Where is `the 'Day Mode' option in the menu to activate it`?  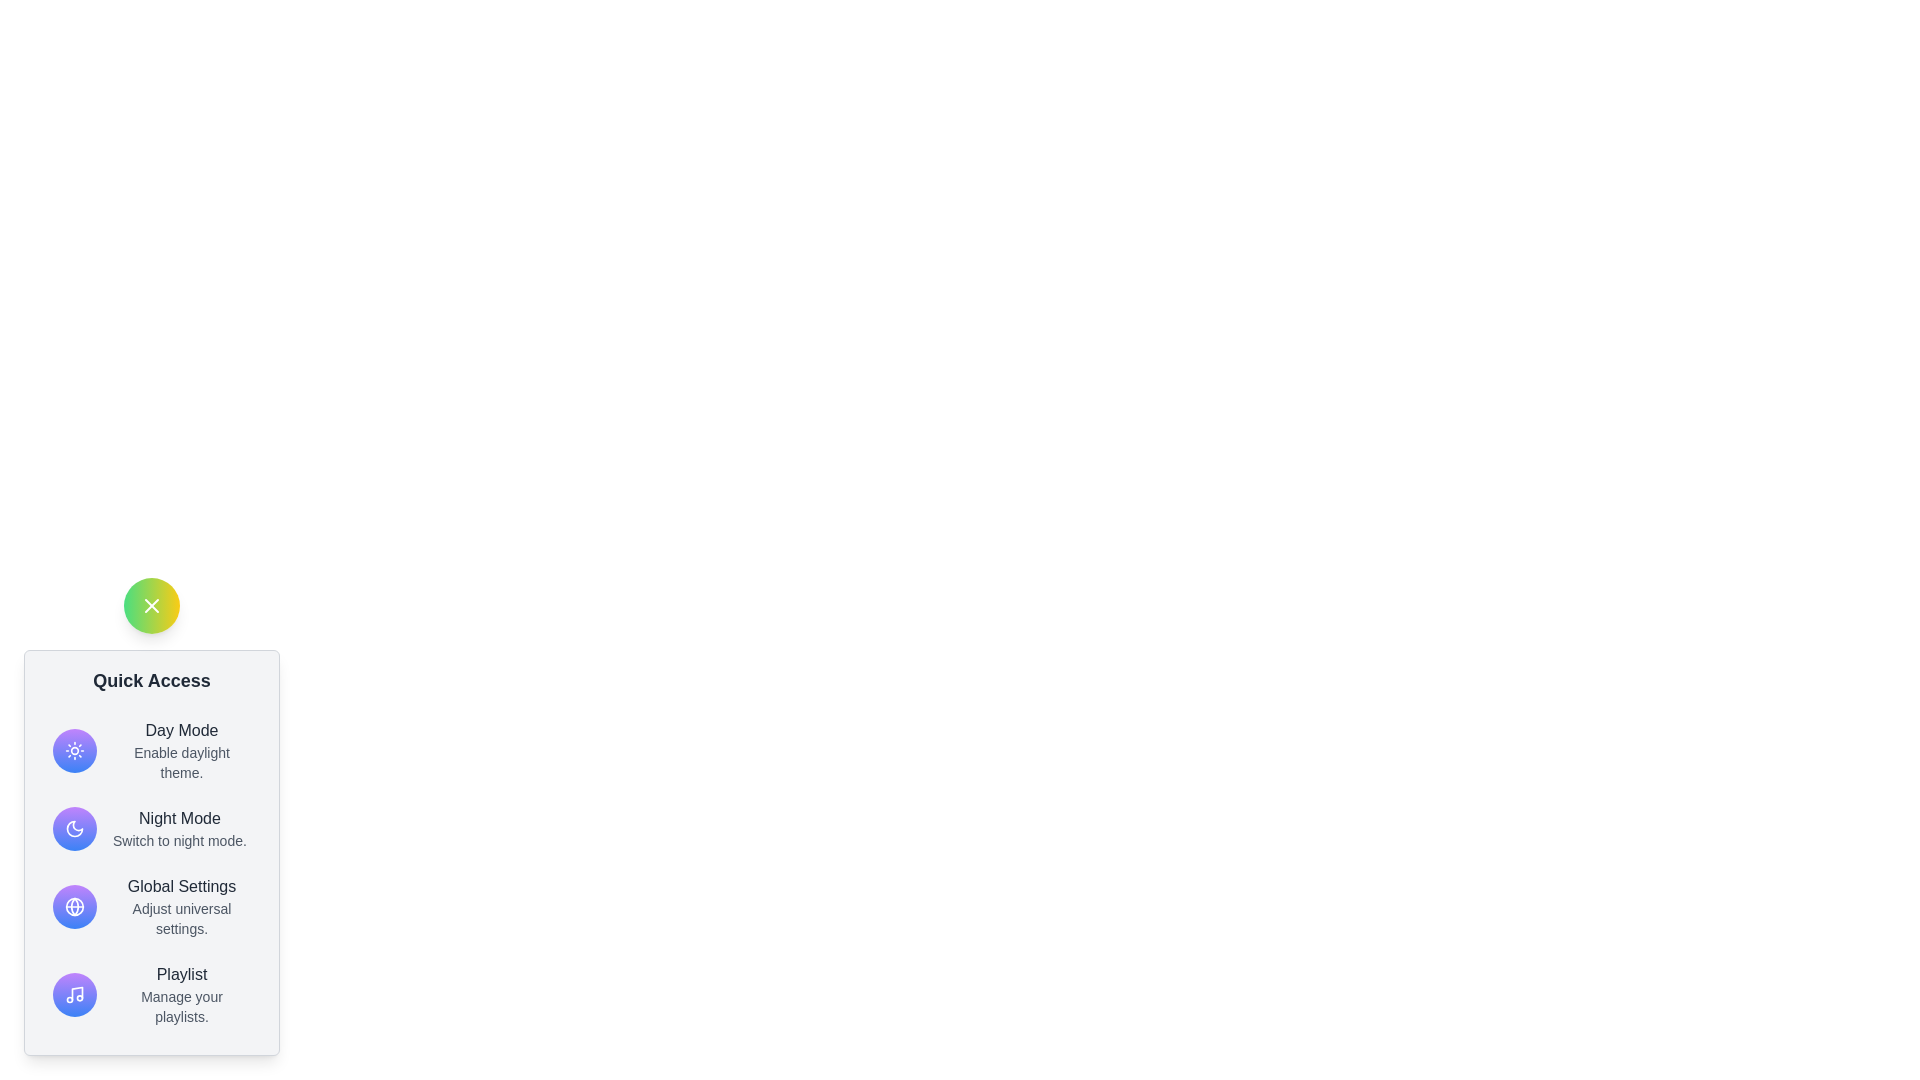 the 'Day Mode' option in the menu to activate it is located at coordinates (151, 751).